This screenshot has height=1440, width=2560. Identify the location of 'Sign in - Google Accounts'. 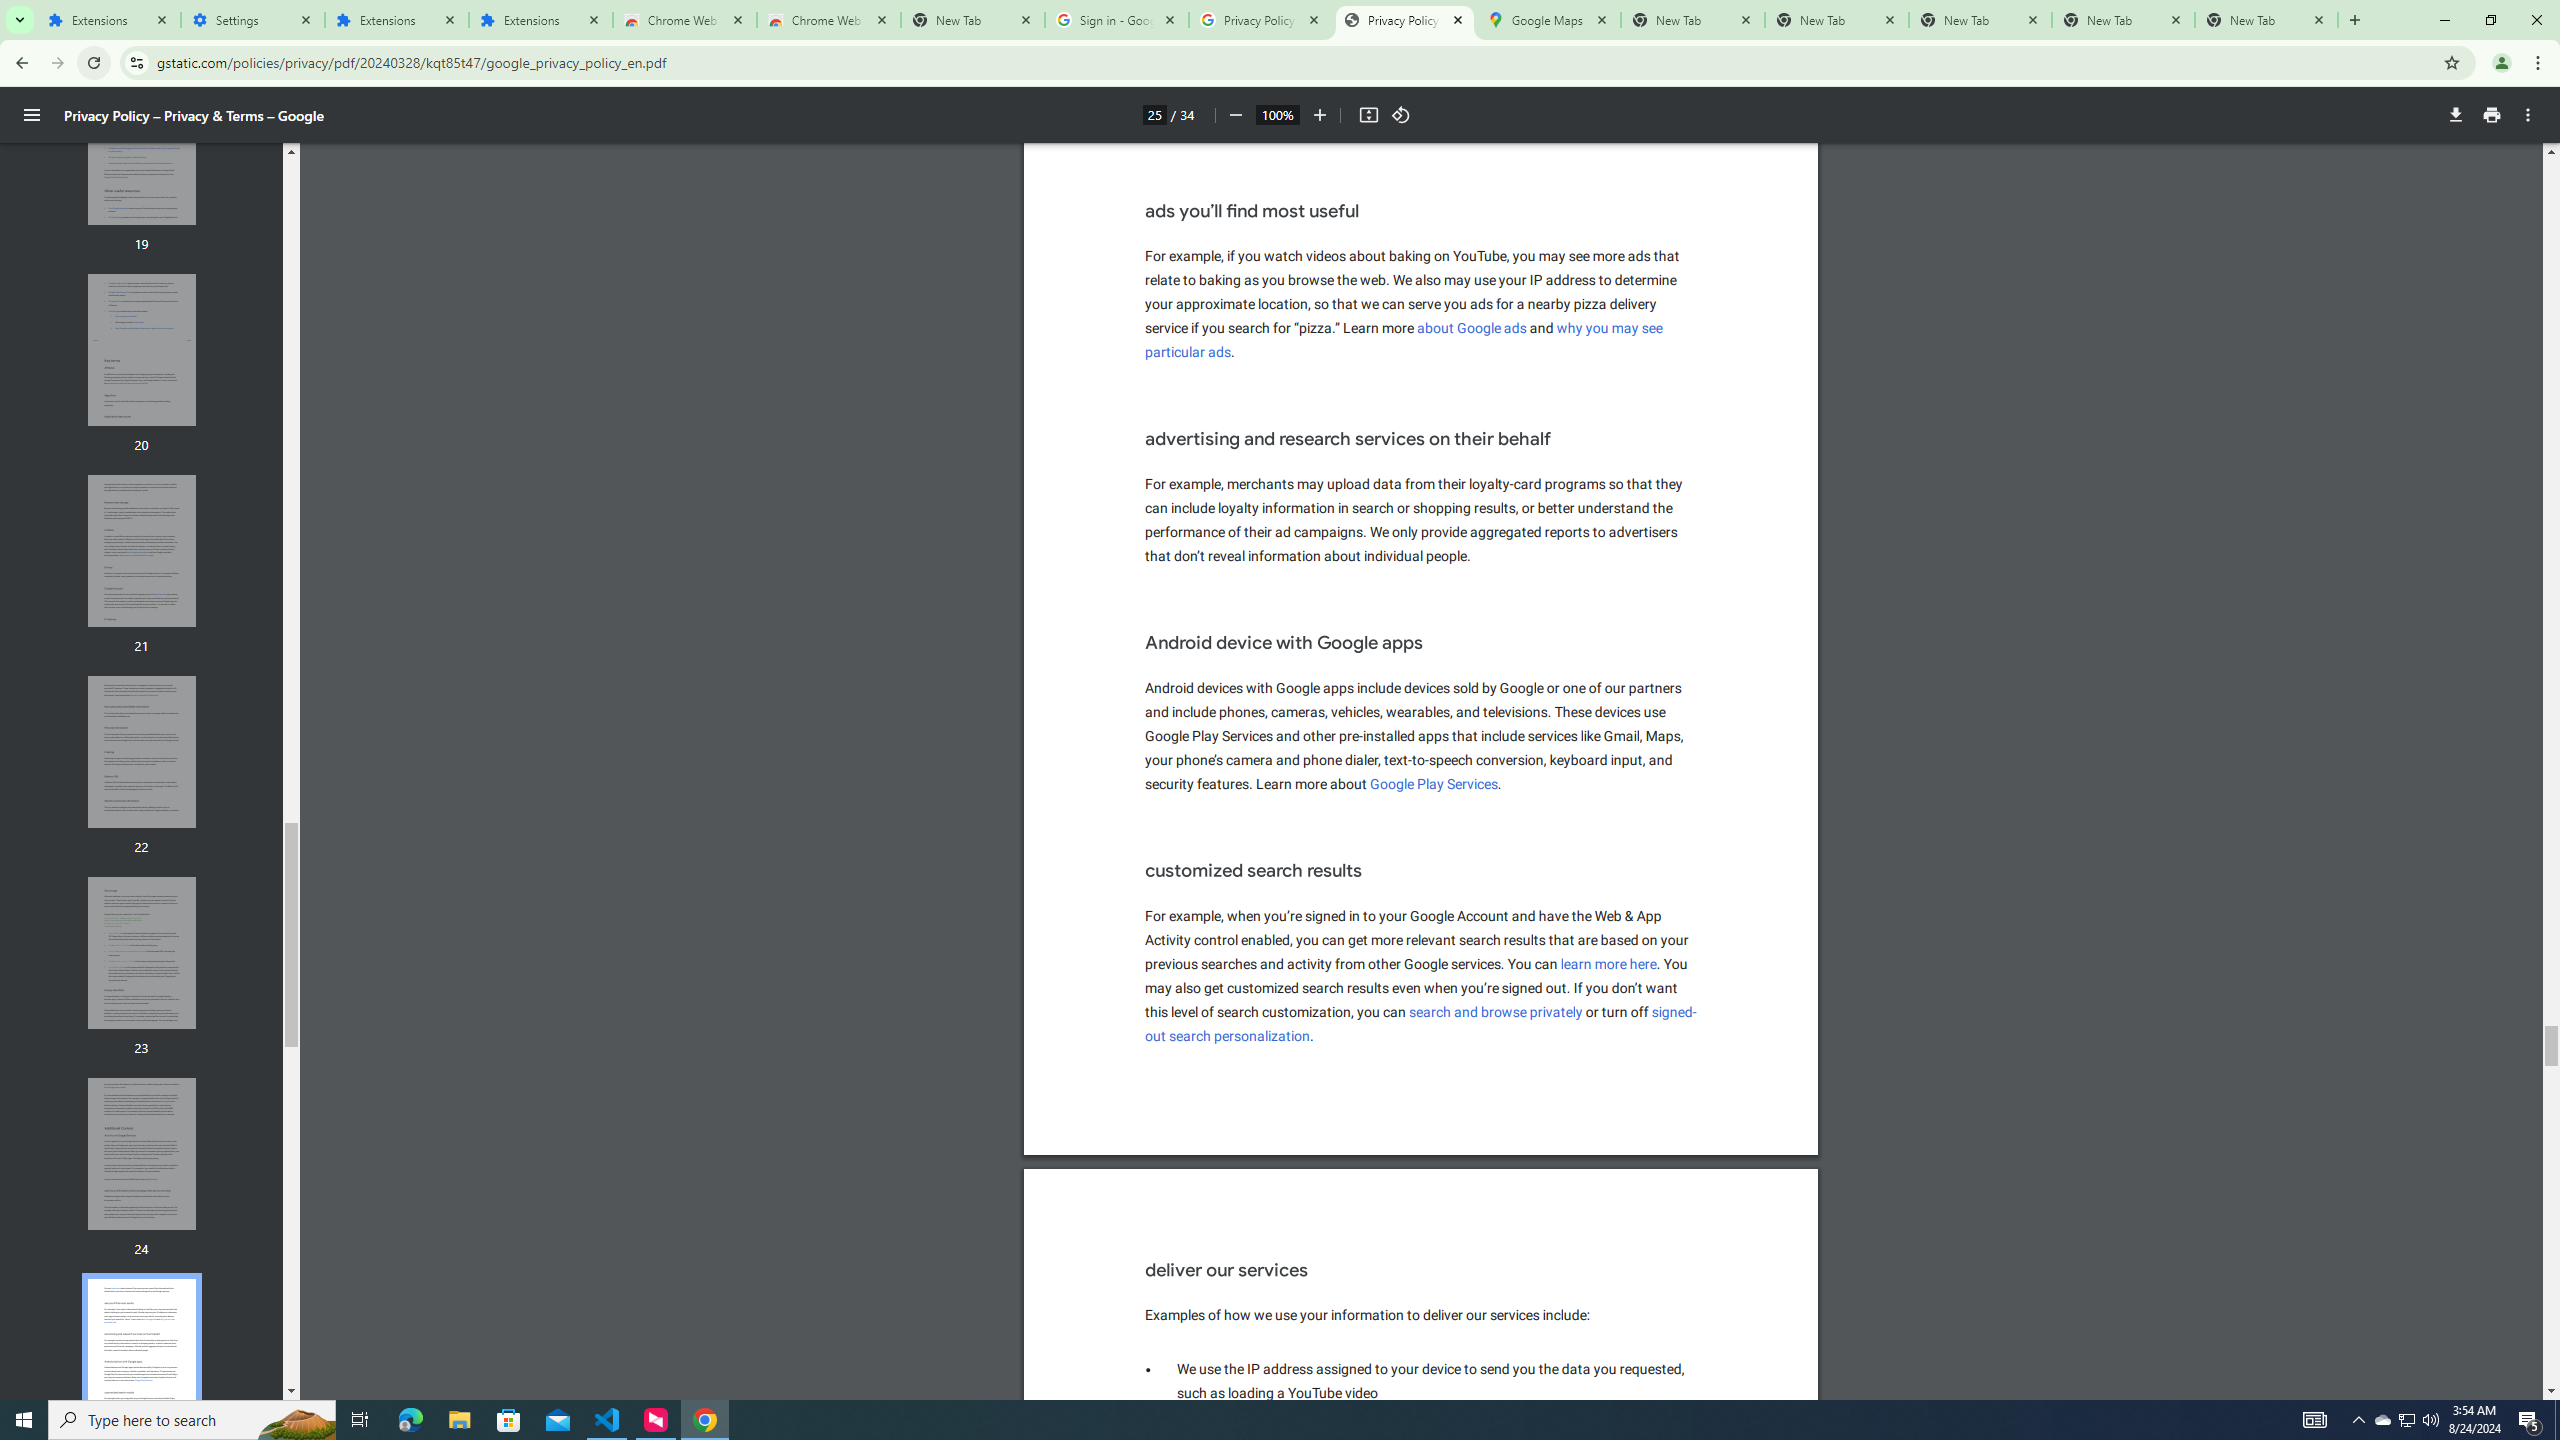
(1116, 19).